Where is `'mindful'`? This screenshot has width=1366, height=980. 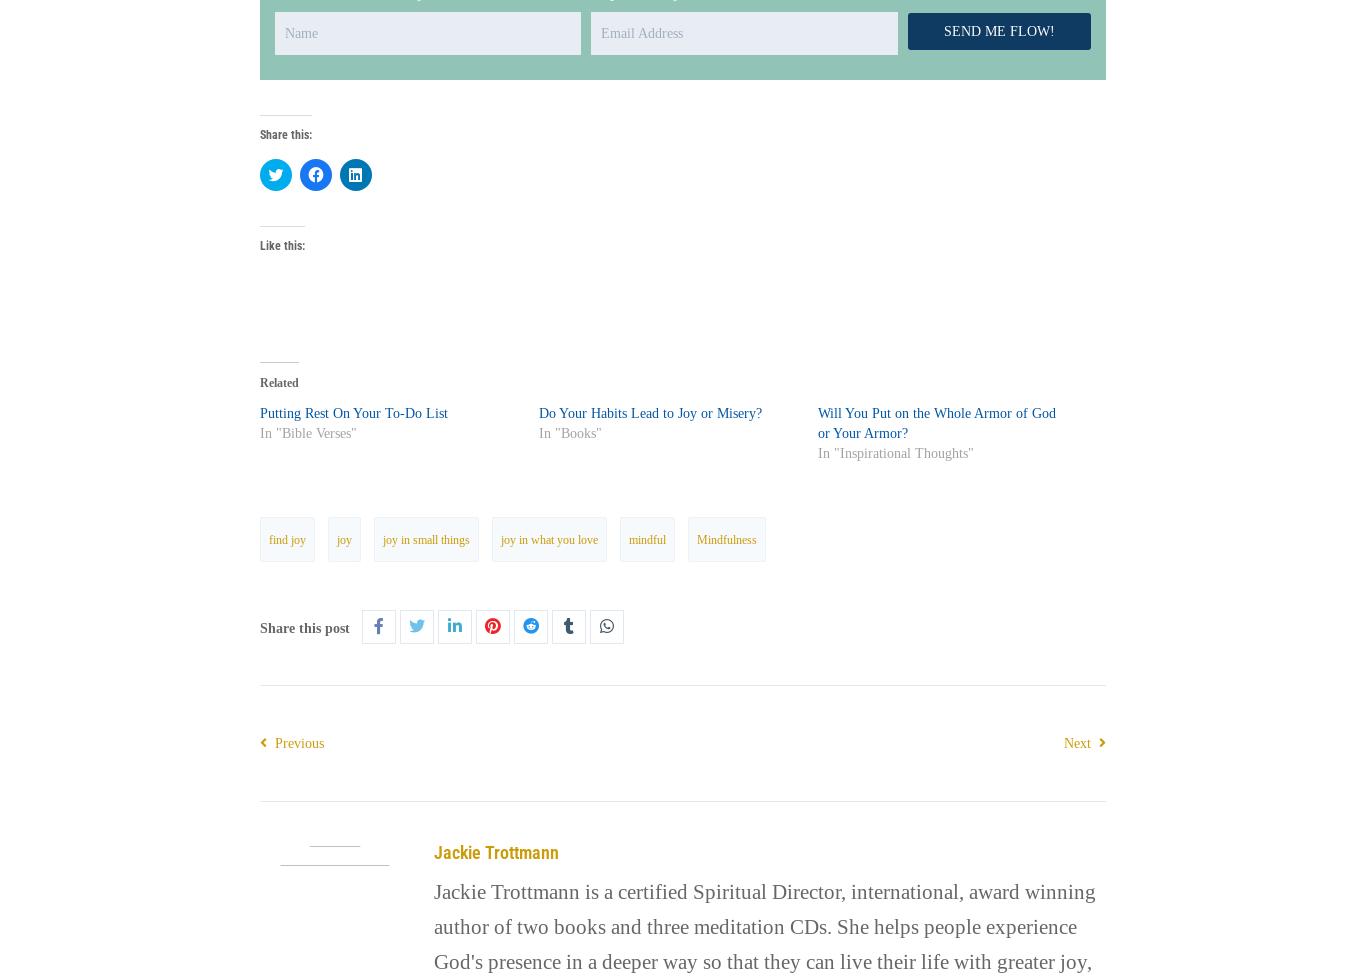 'mindful' is located at coordinates (645, 538).